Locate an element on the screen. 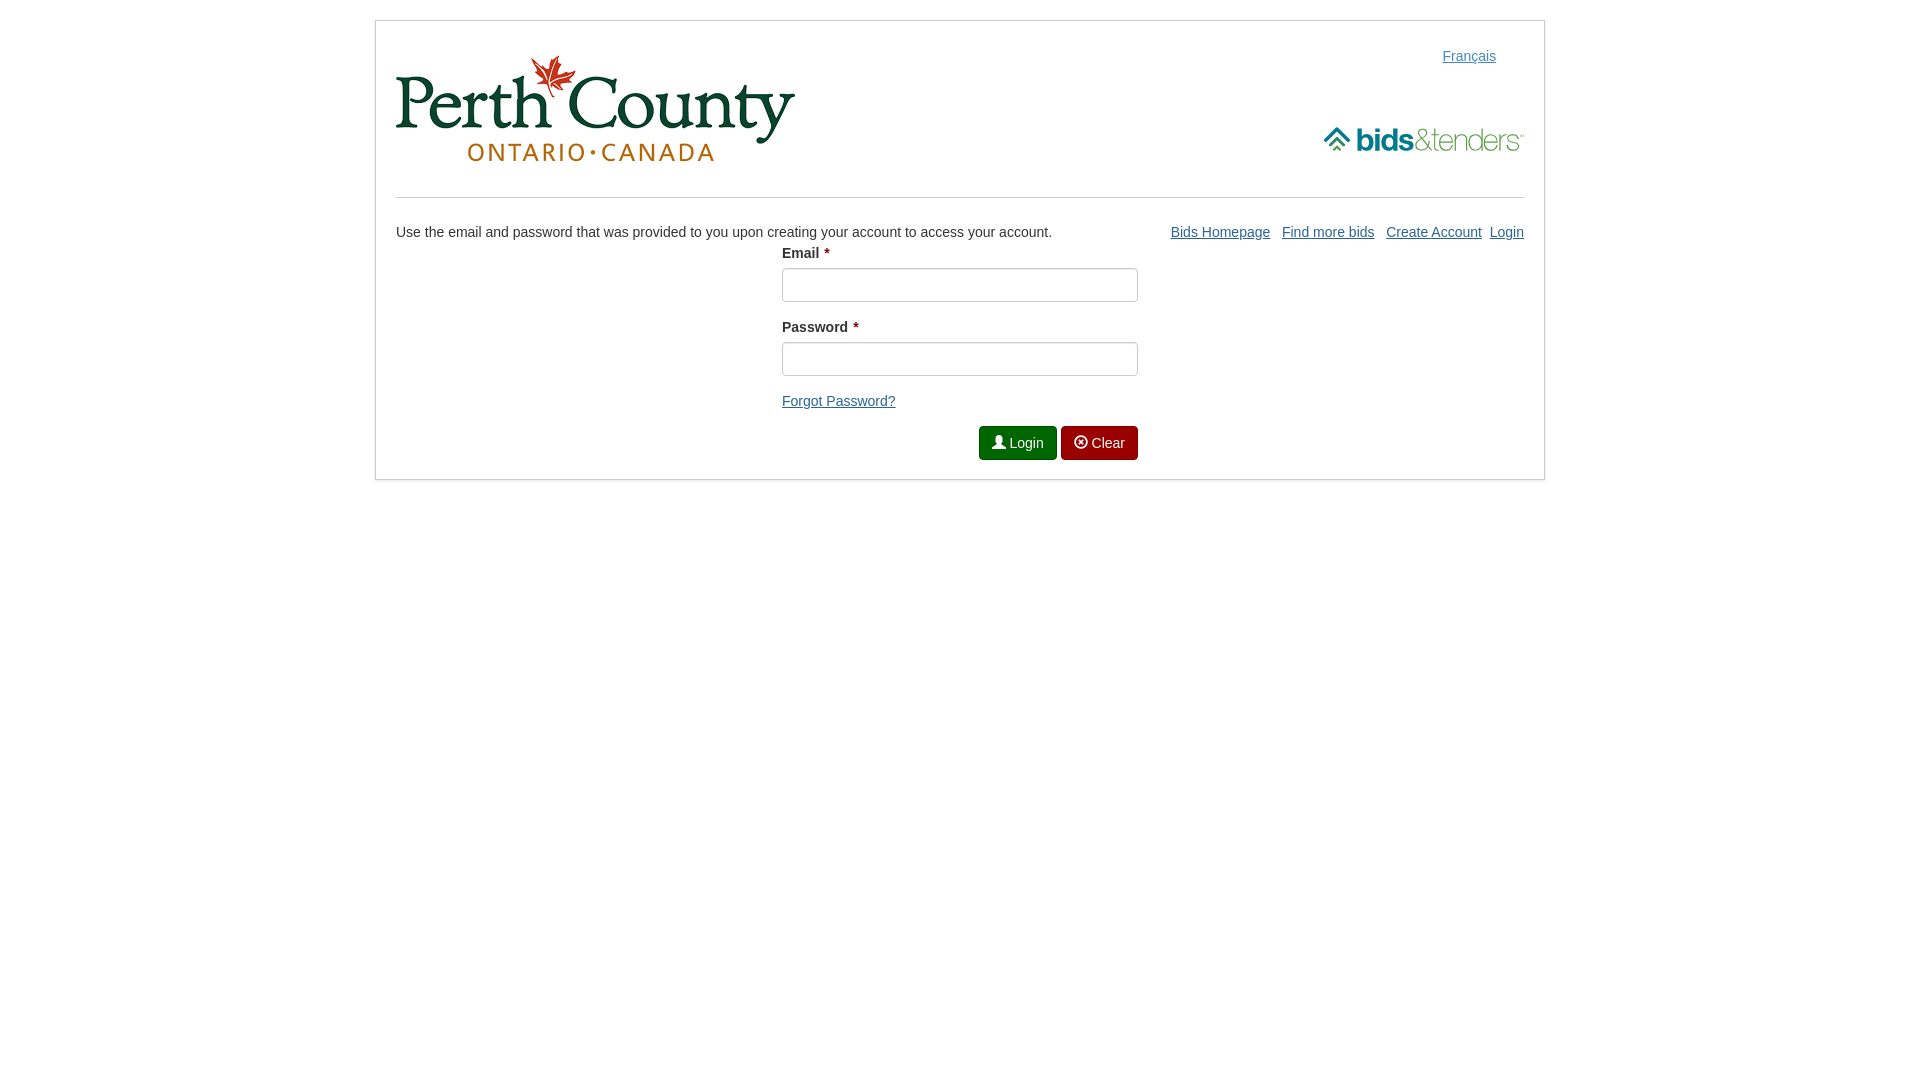  'Create Account' is located at coordinates (1433, 230).